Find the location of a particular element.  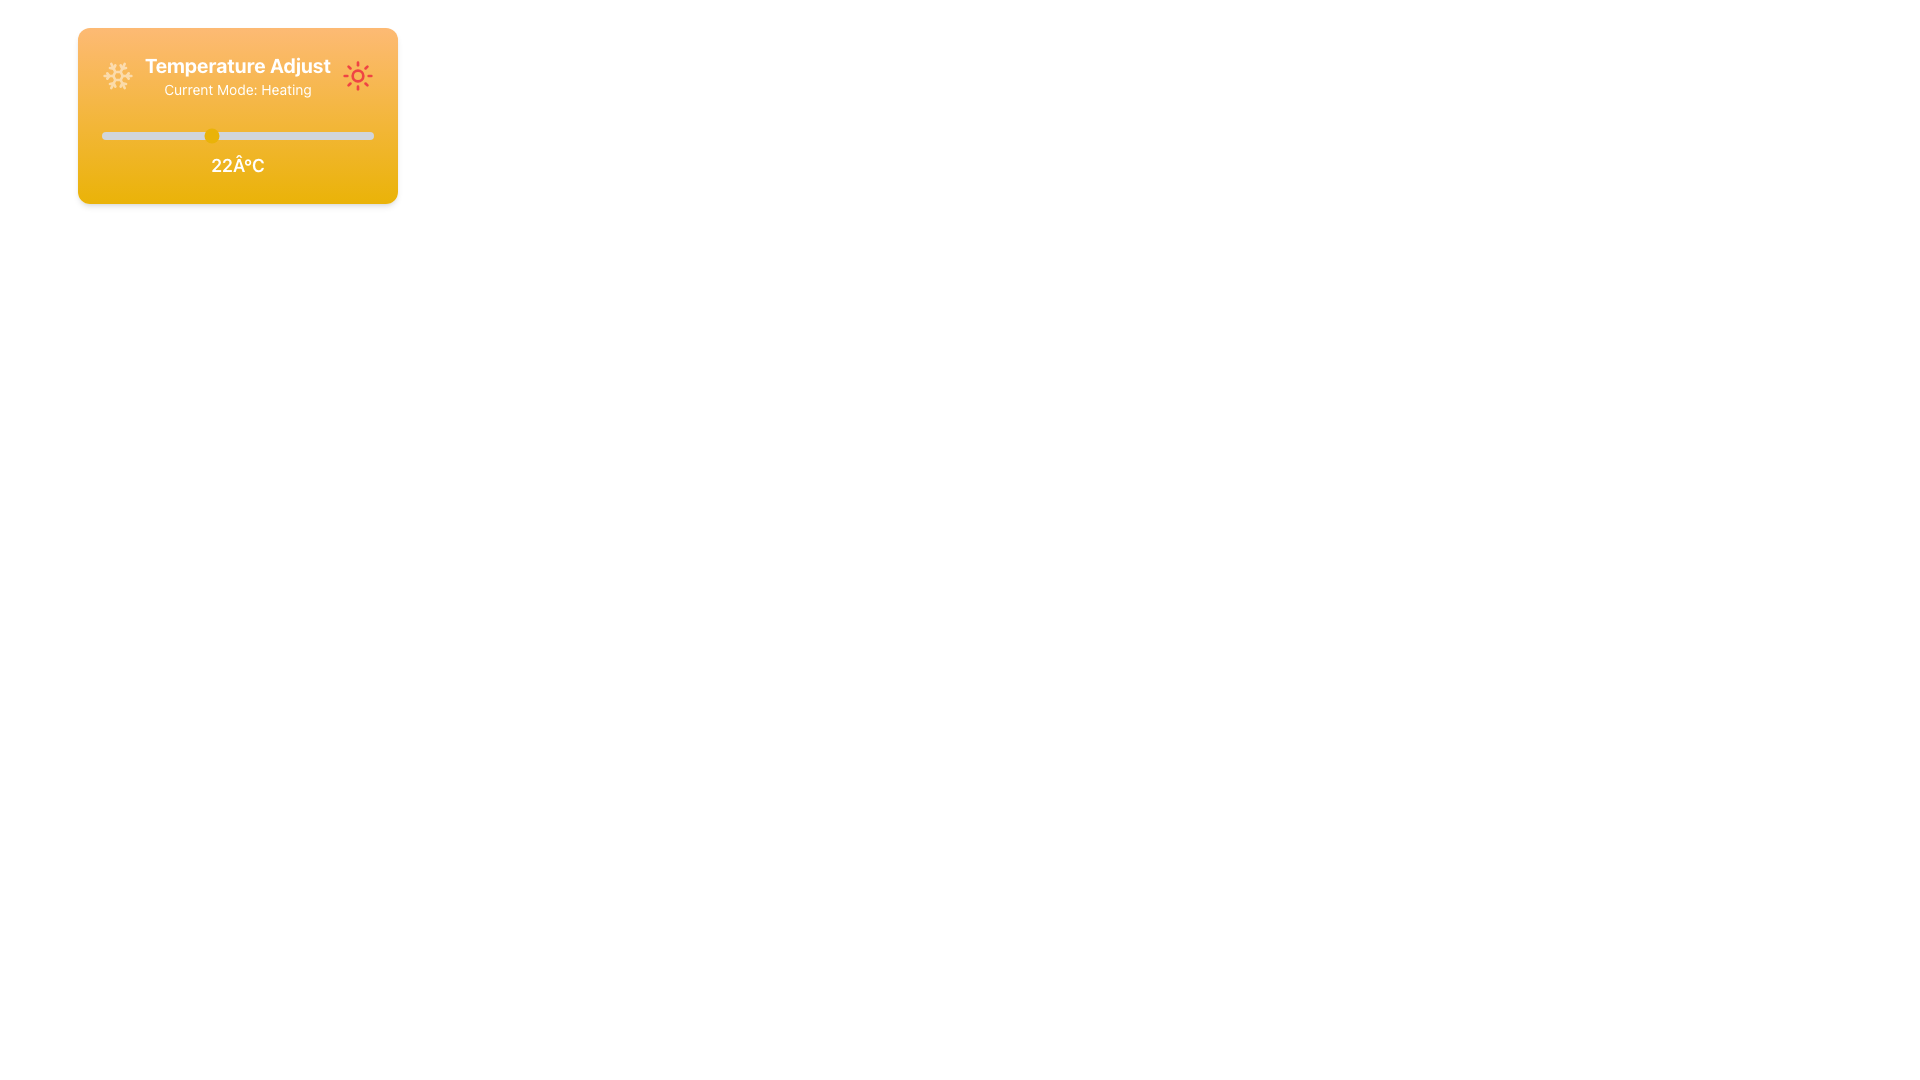

the Range Slider used for adjusting temperature values, which is located under the title 'Temperature Adjust' and above the label displaying '22°C' is located at coordinates (238, 135).